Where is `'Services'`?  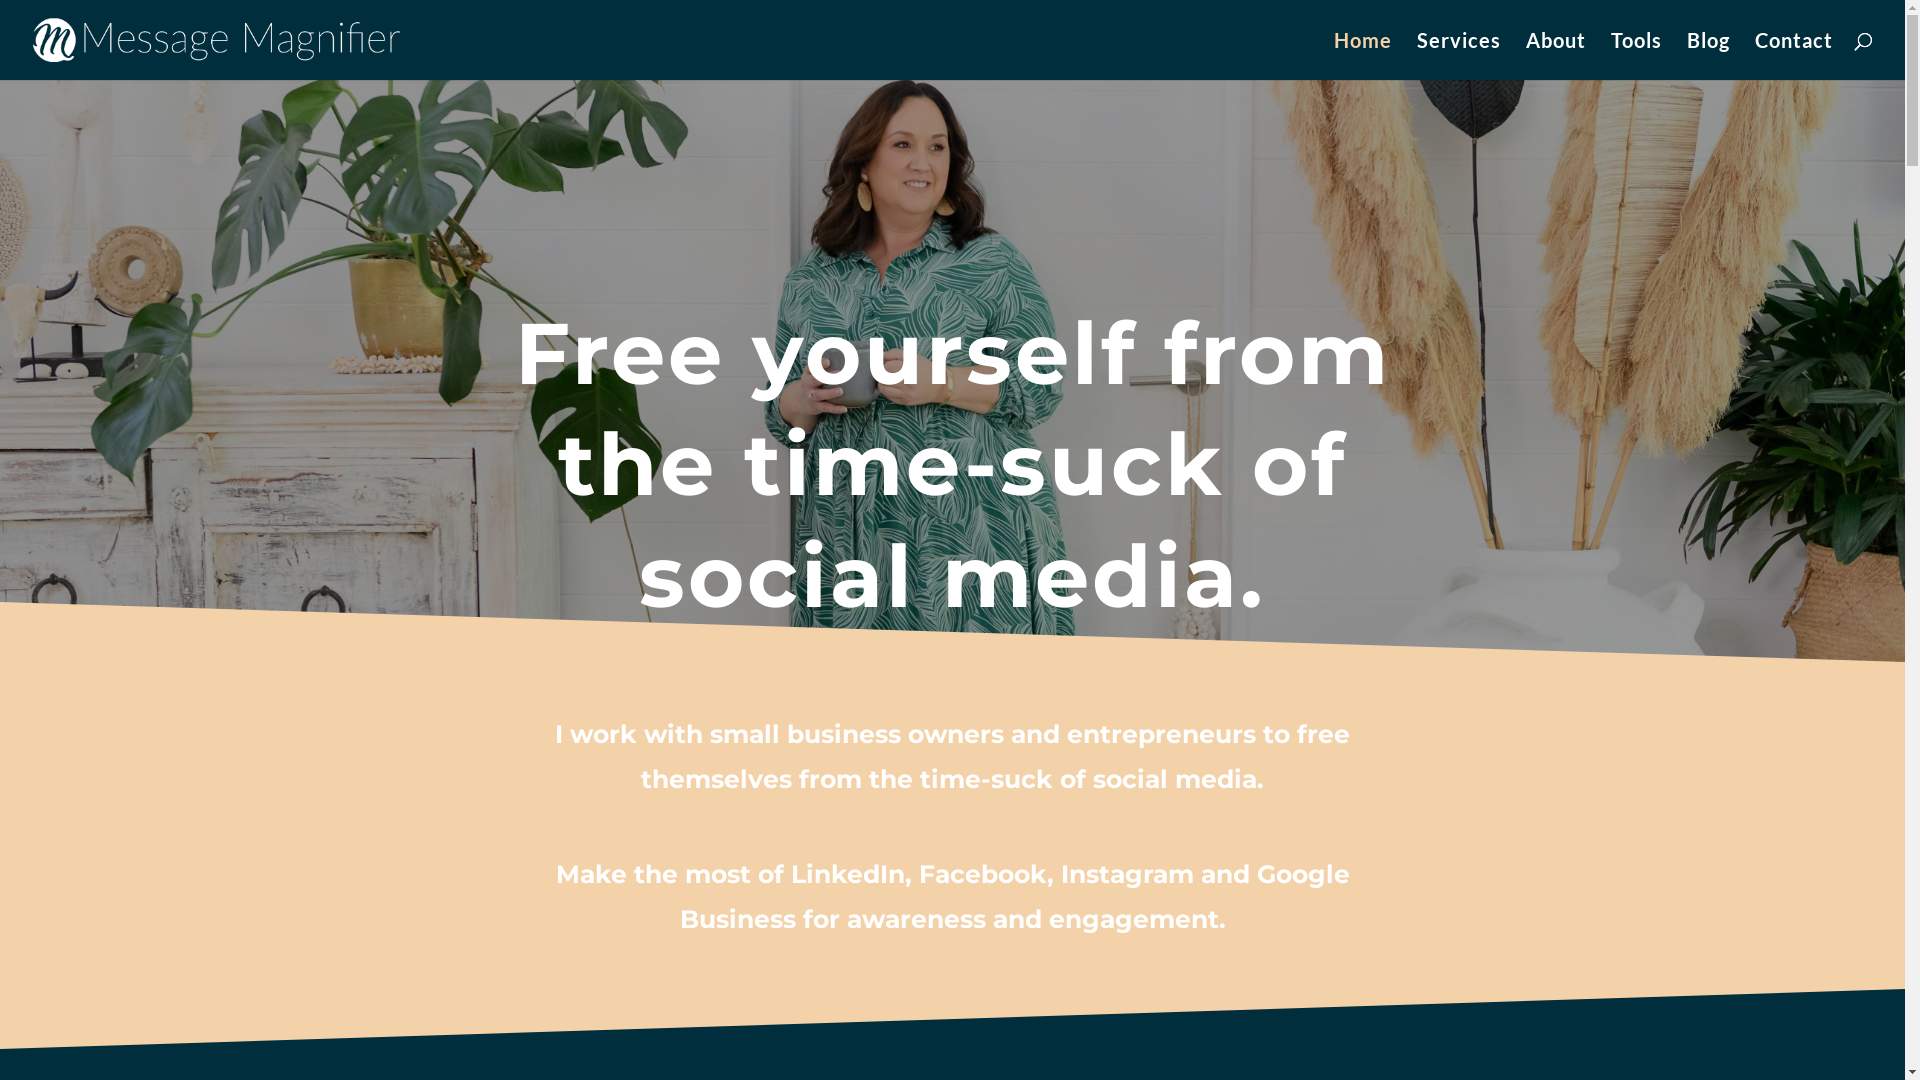
'Services' is located at coordinates (1459, 55).